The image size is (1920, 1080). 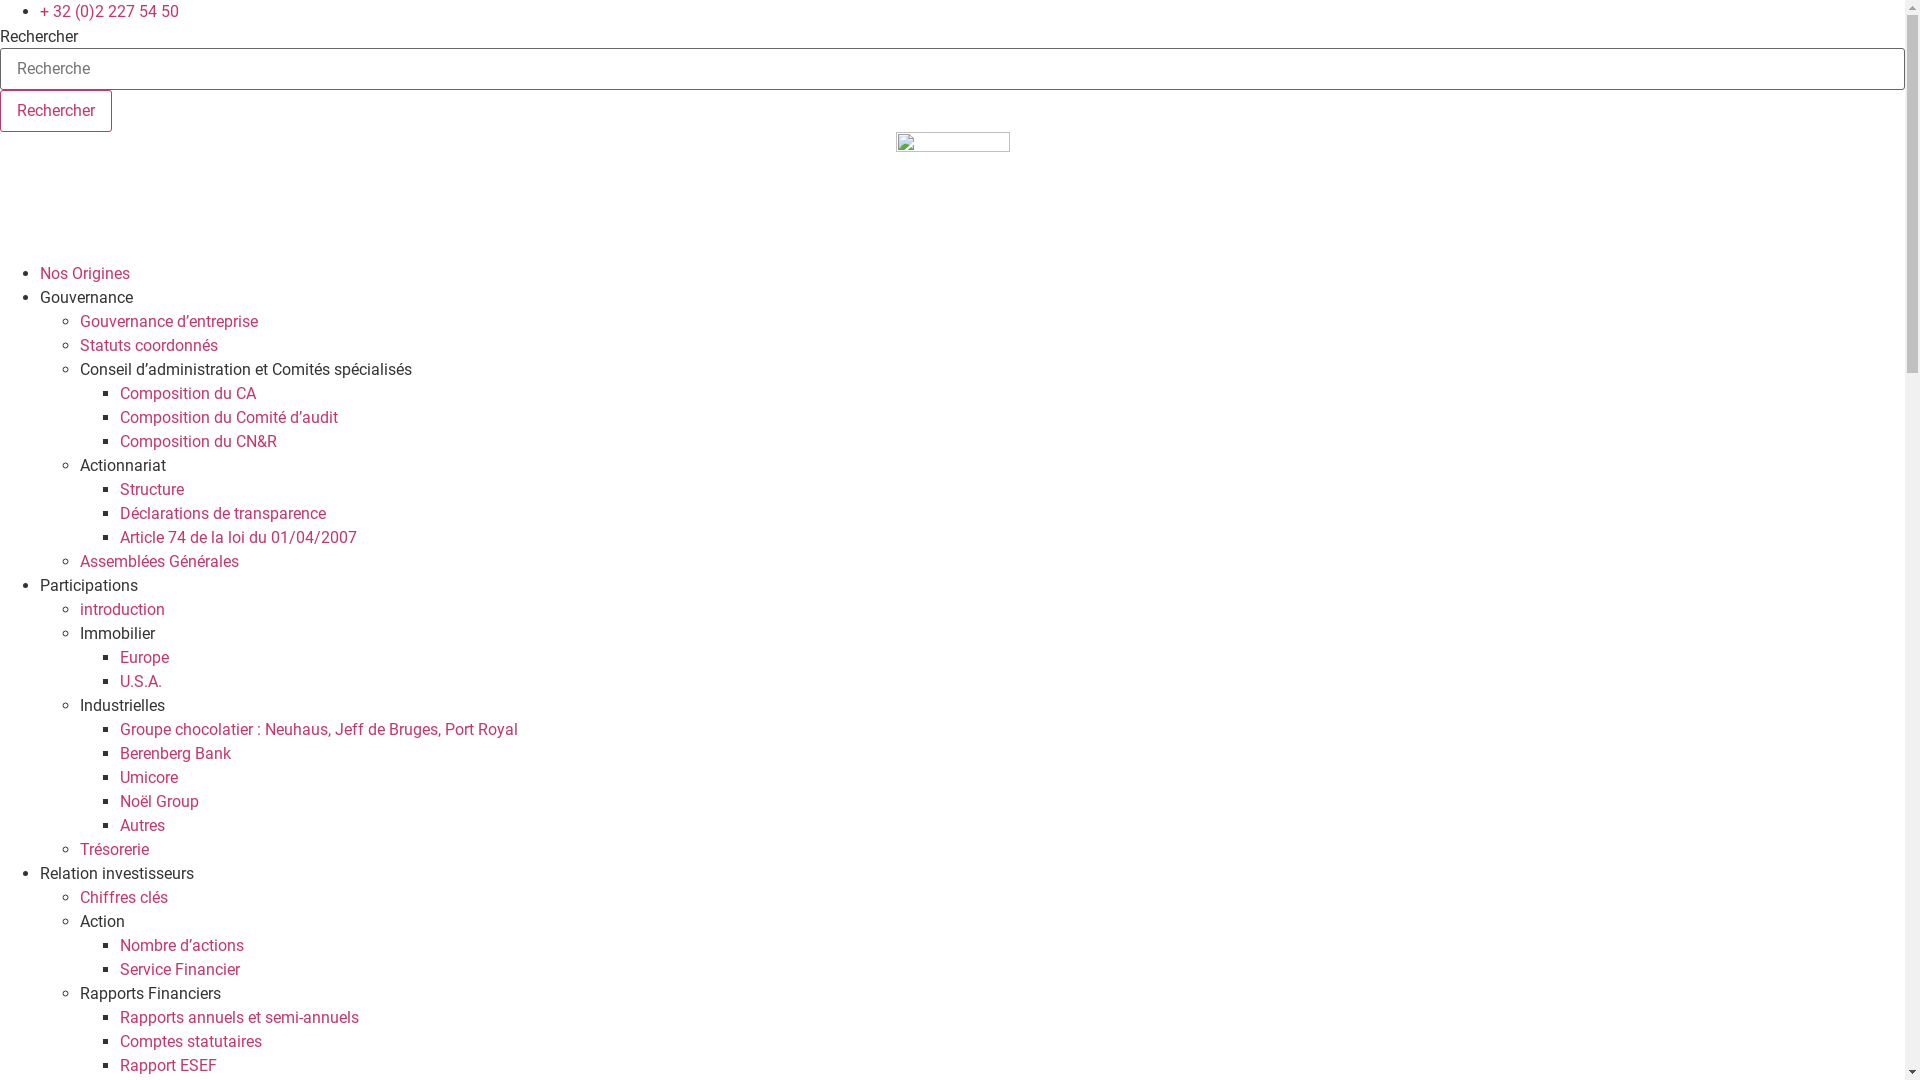 I want to click on 'Rapports annuels et semi-annuels', so click(x=119, y=1017).